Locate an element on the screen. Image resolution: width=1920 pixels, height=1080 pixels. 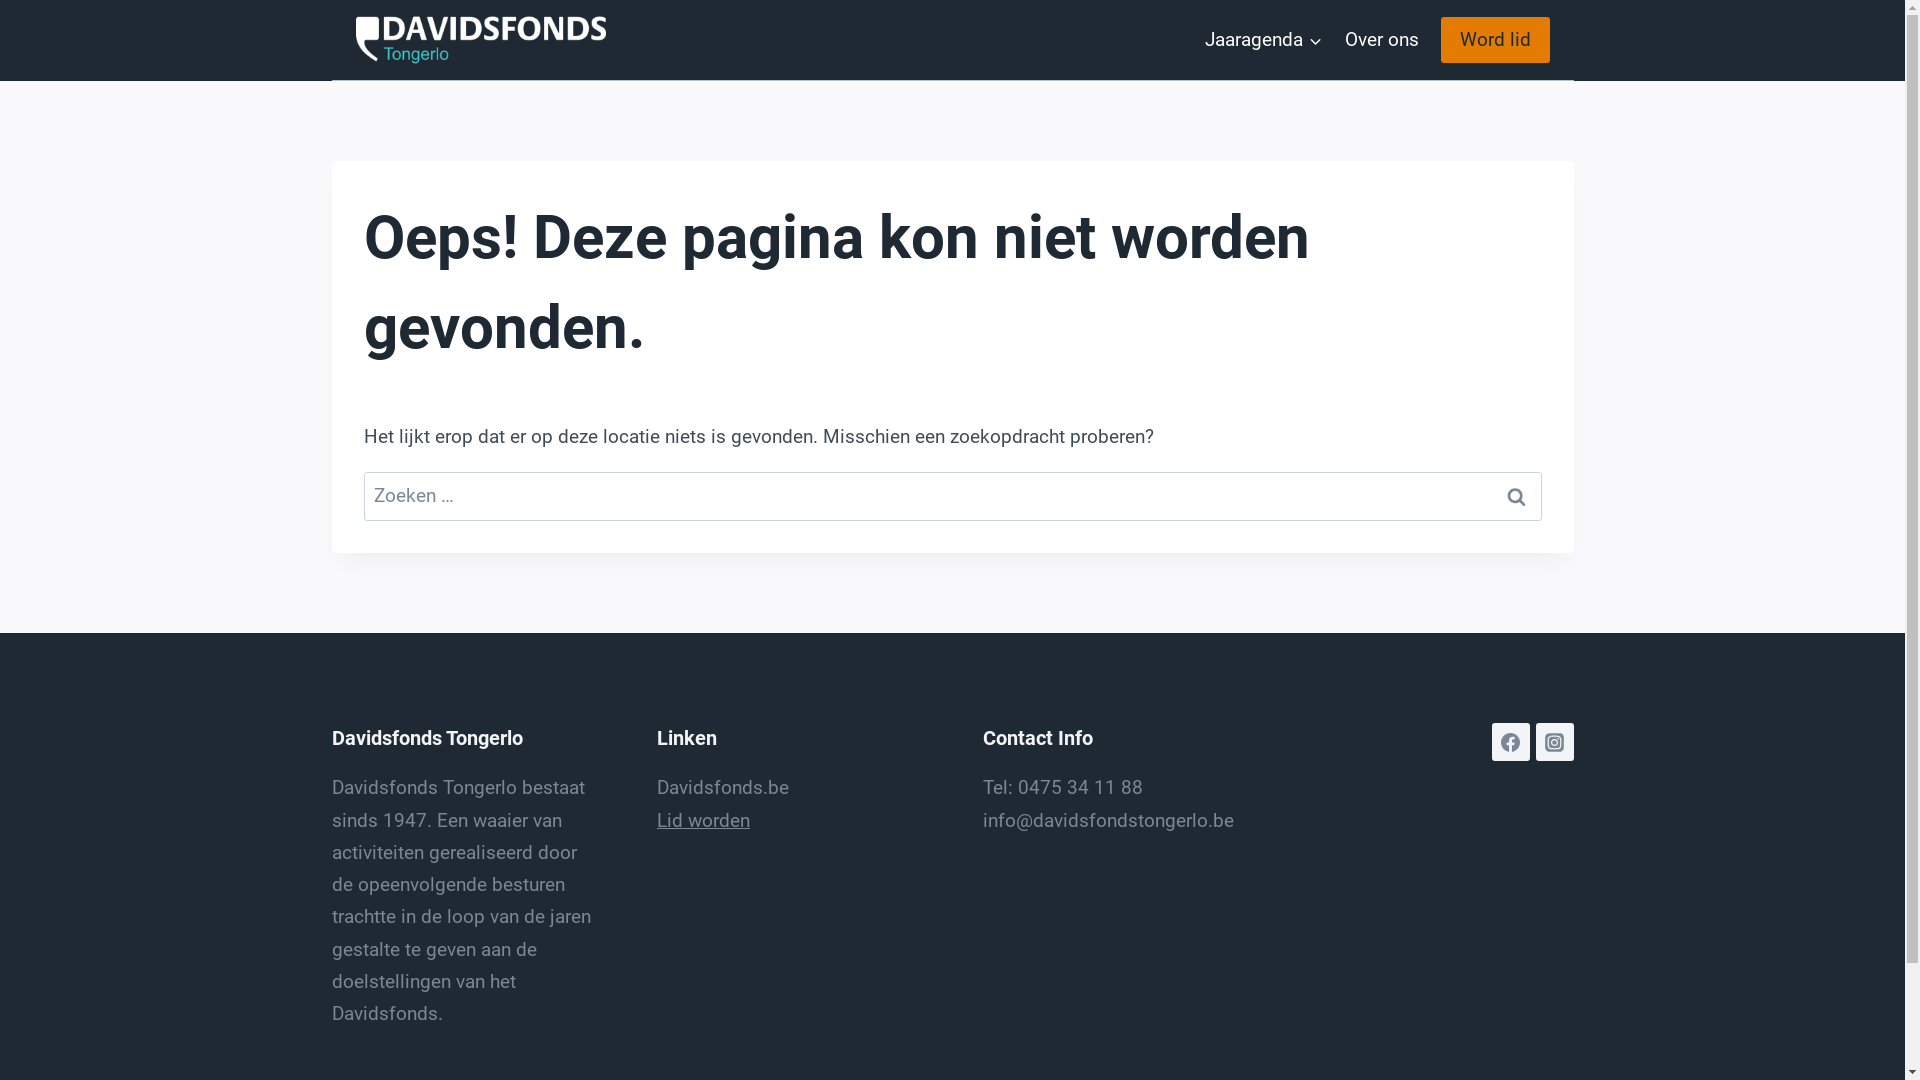
'Jaaragenda' is located at coordinates (1262, 39).